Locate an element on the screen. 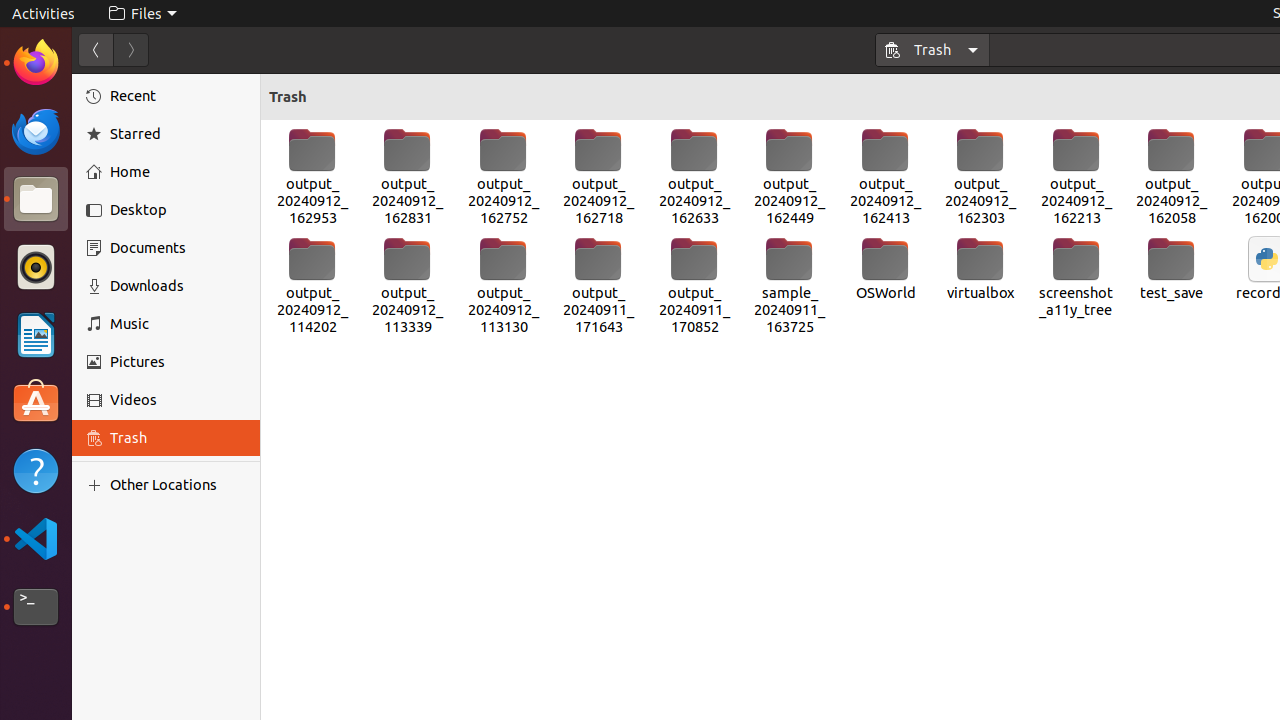 This screenshot has width=1280, height=720. 'output_20240911_171643' is located at coordinates (597, 286).